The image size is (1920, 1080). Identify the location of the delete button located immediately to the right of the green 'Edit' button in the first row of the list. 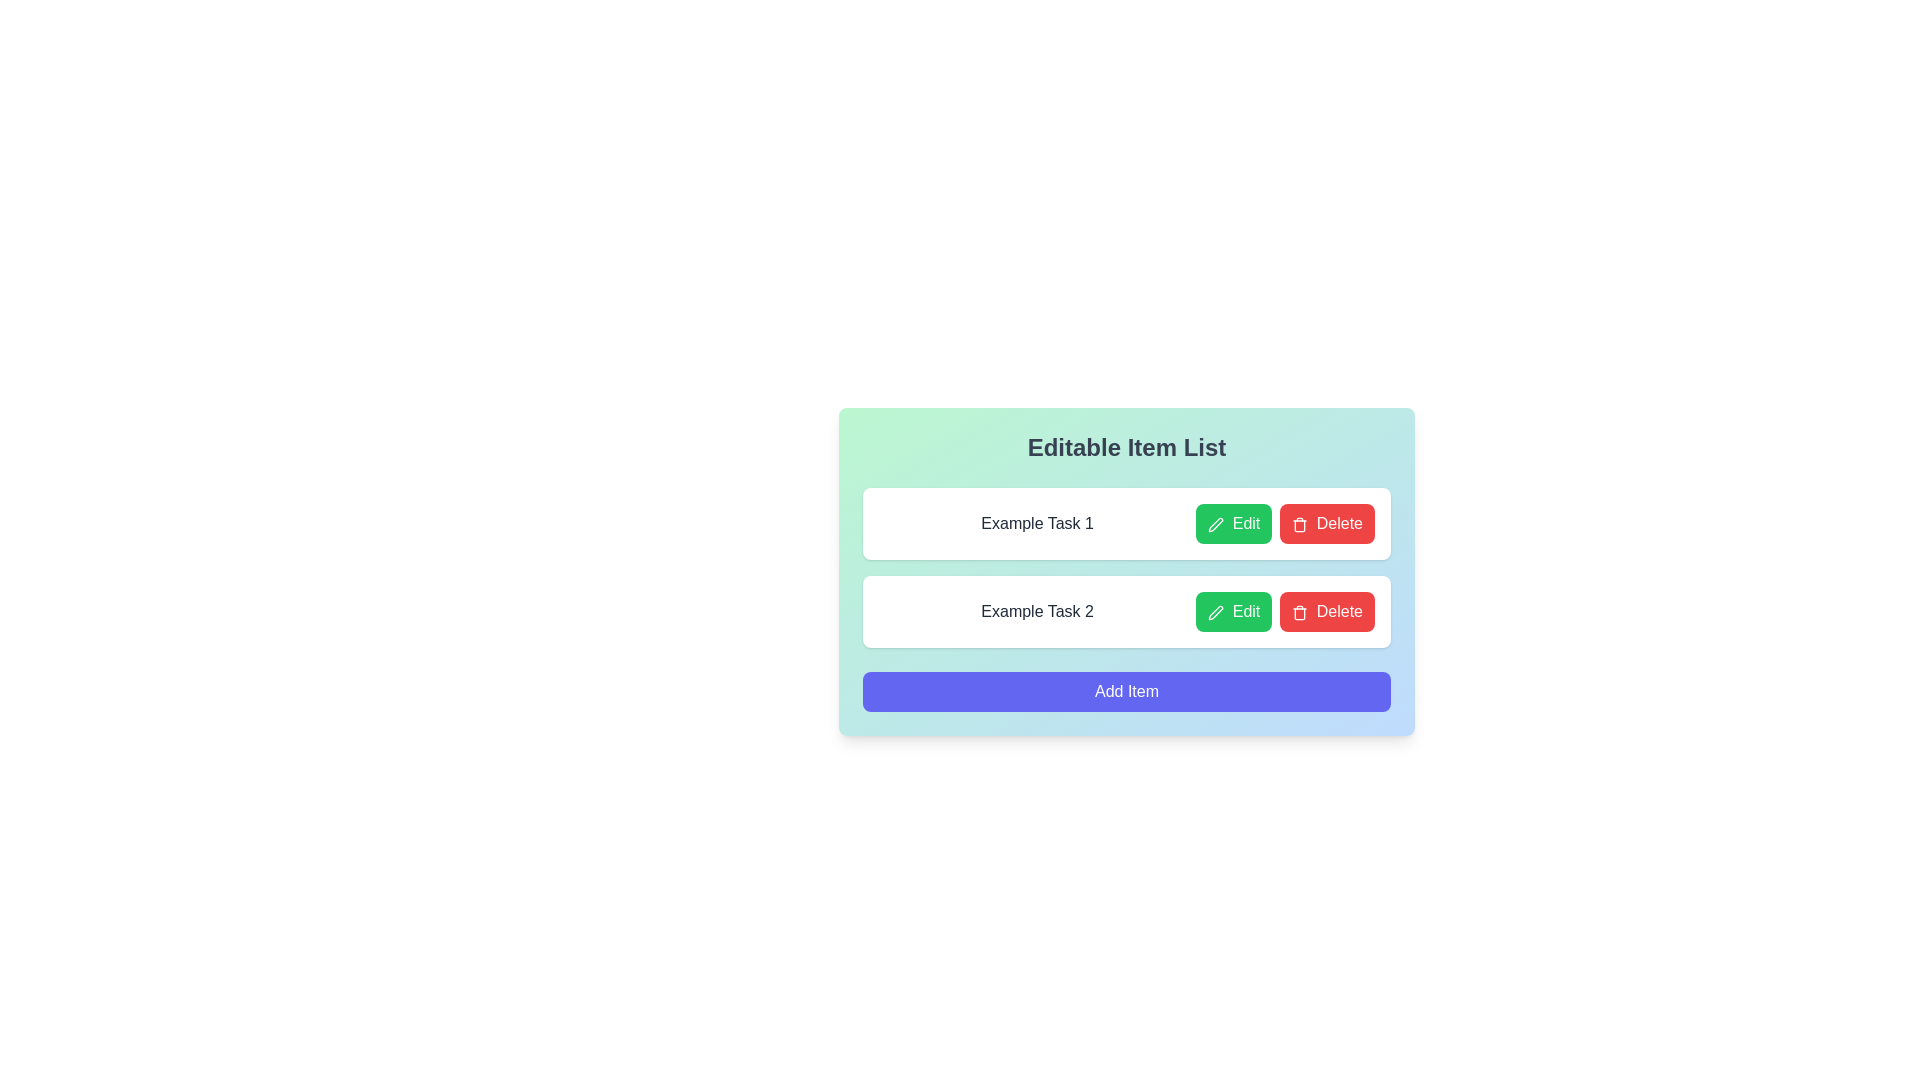
(1327, 523).